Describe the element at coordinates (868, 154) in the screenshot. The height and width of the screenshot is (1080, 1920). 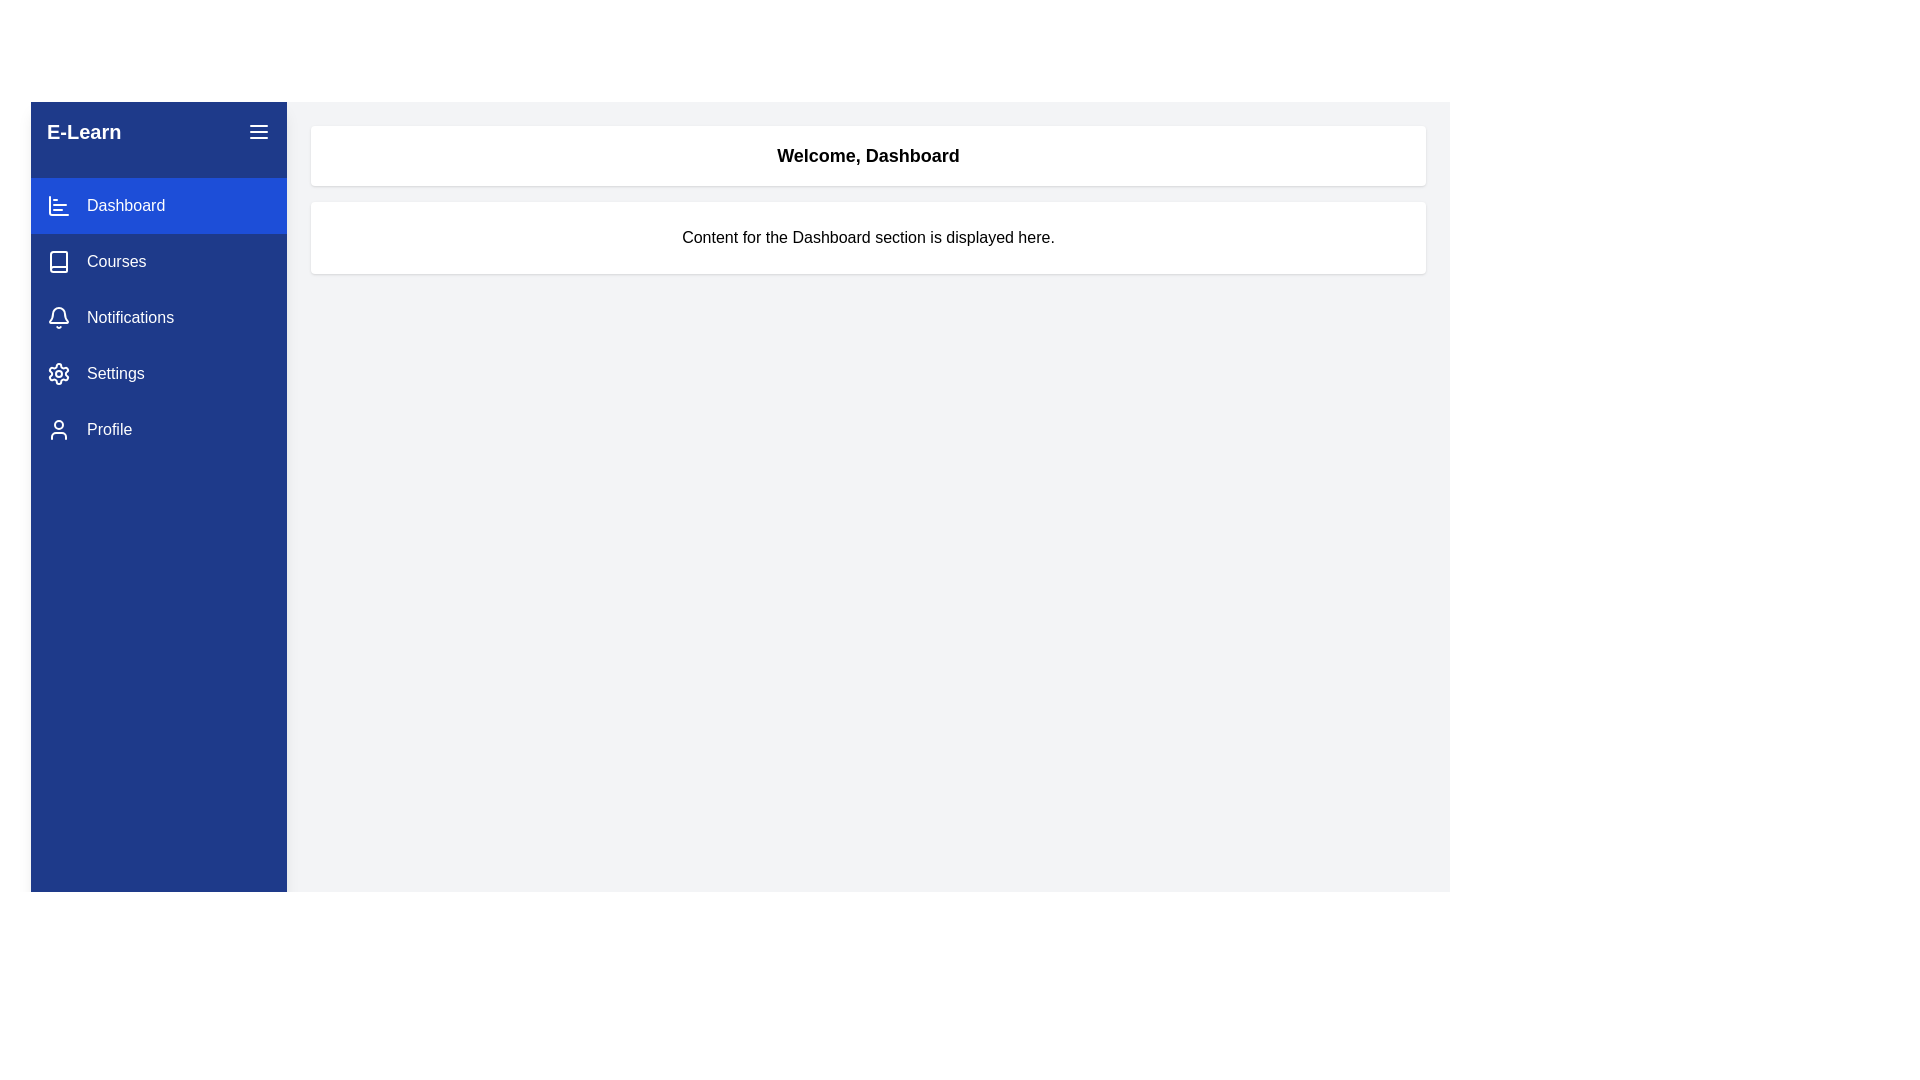
I see `the static text label that serves as a header welcoming the user to the dashboard section of the application` at that location.